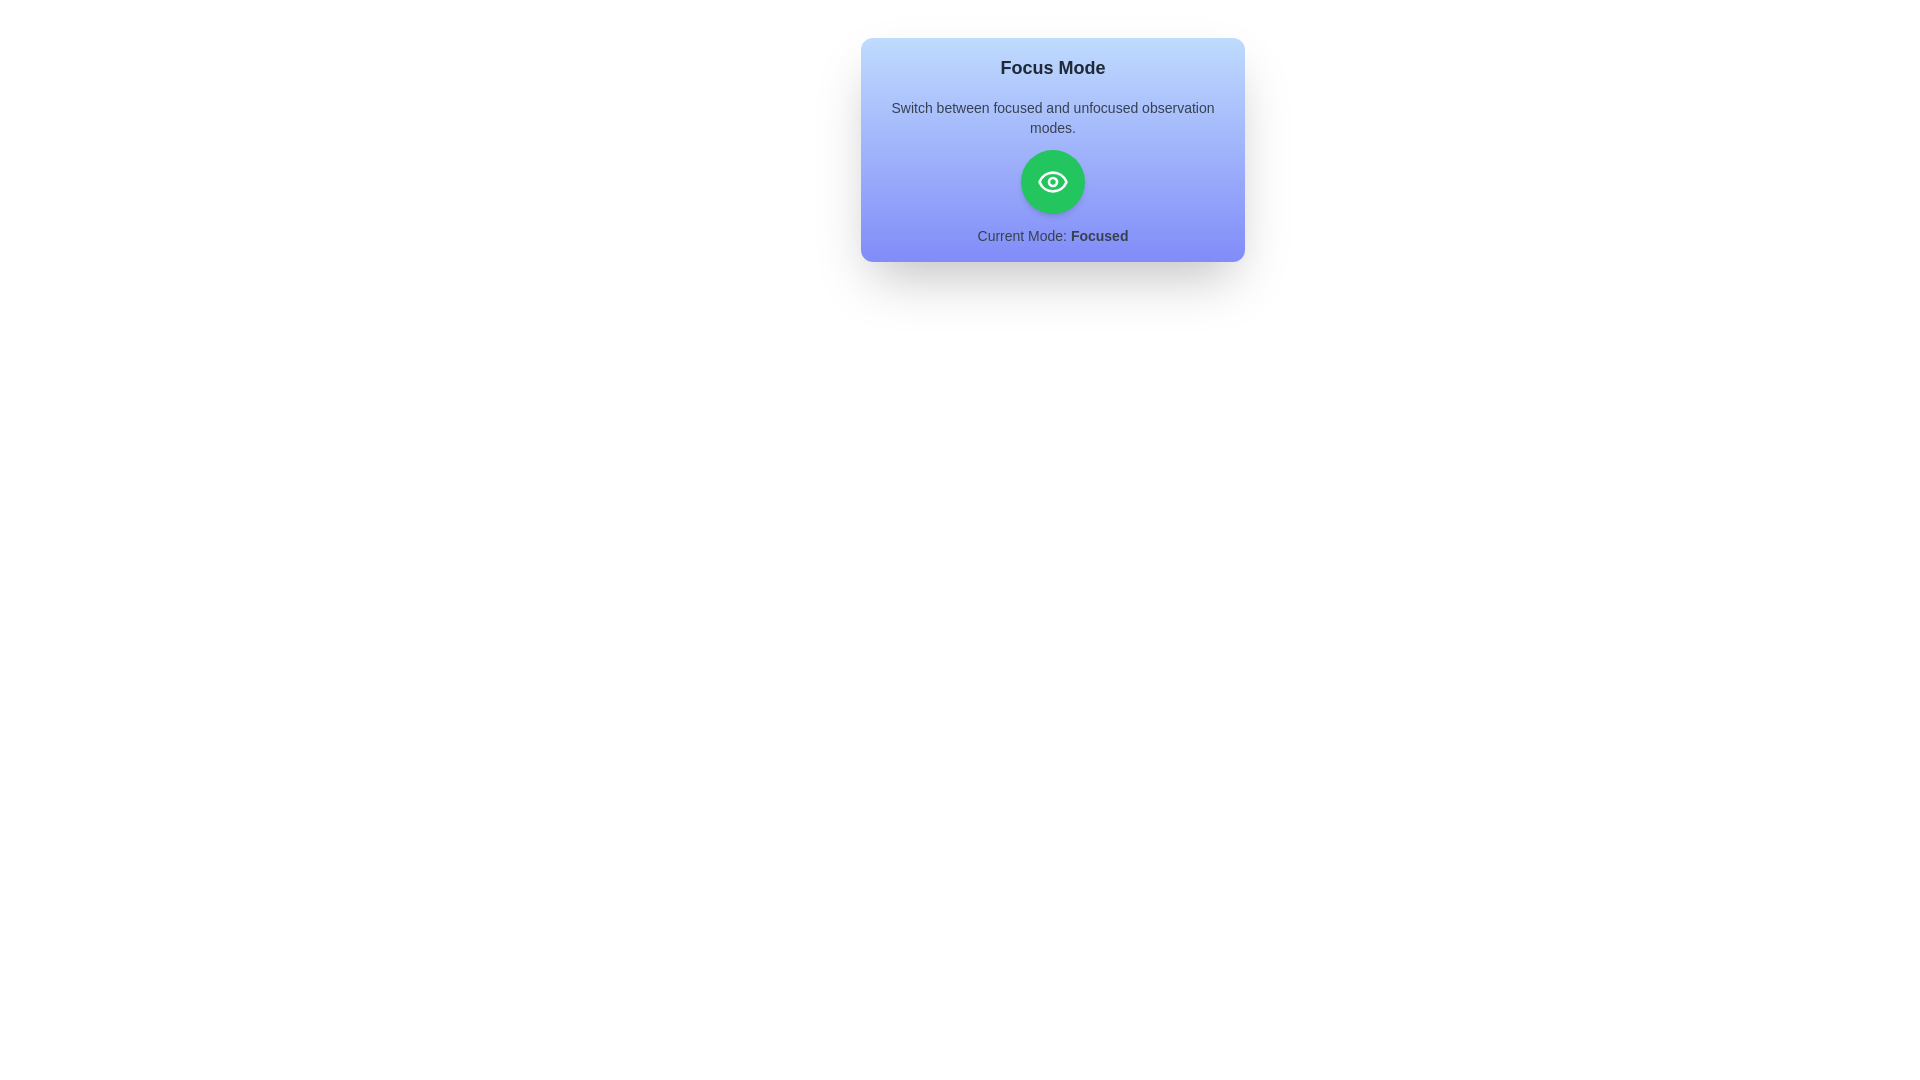 The image size is (1920, 1080). Describe the element at coordinates (1051, 181) in the screenshot. I see `the toggle button to switch the focus mode` at that location.